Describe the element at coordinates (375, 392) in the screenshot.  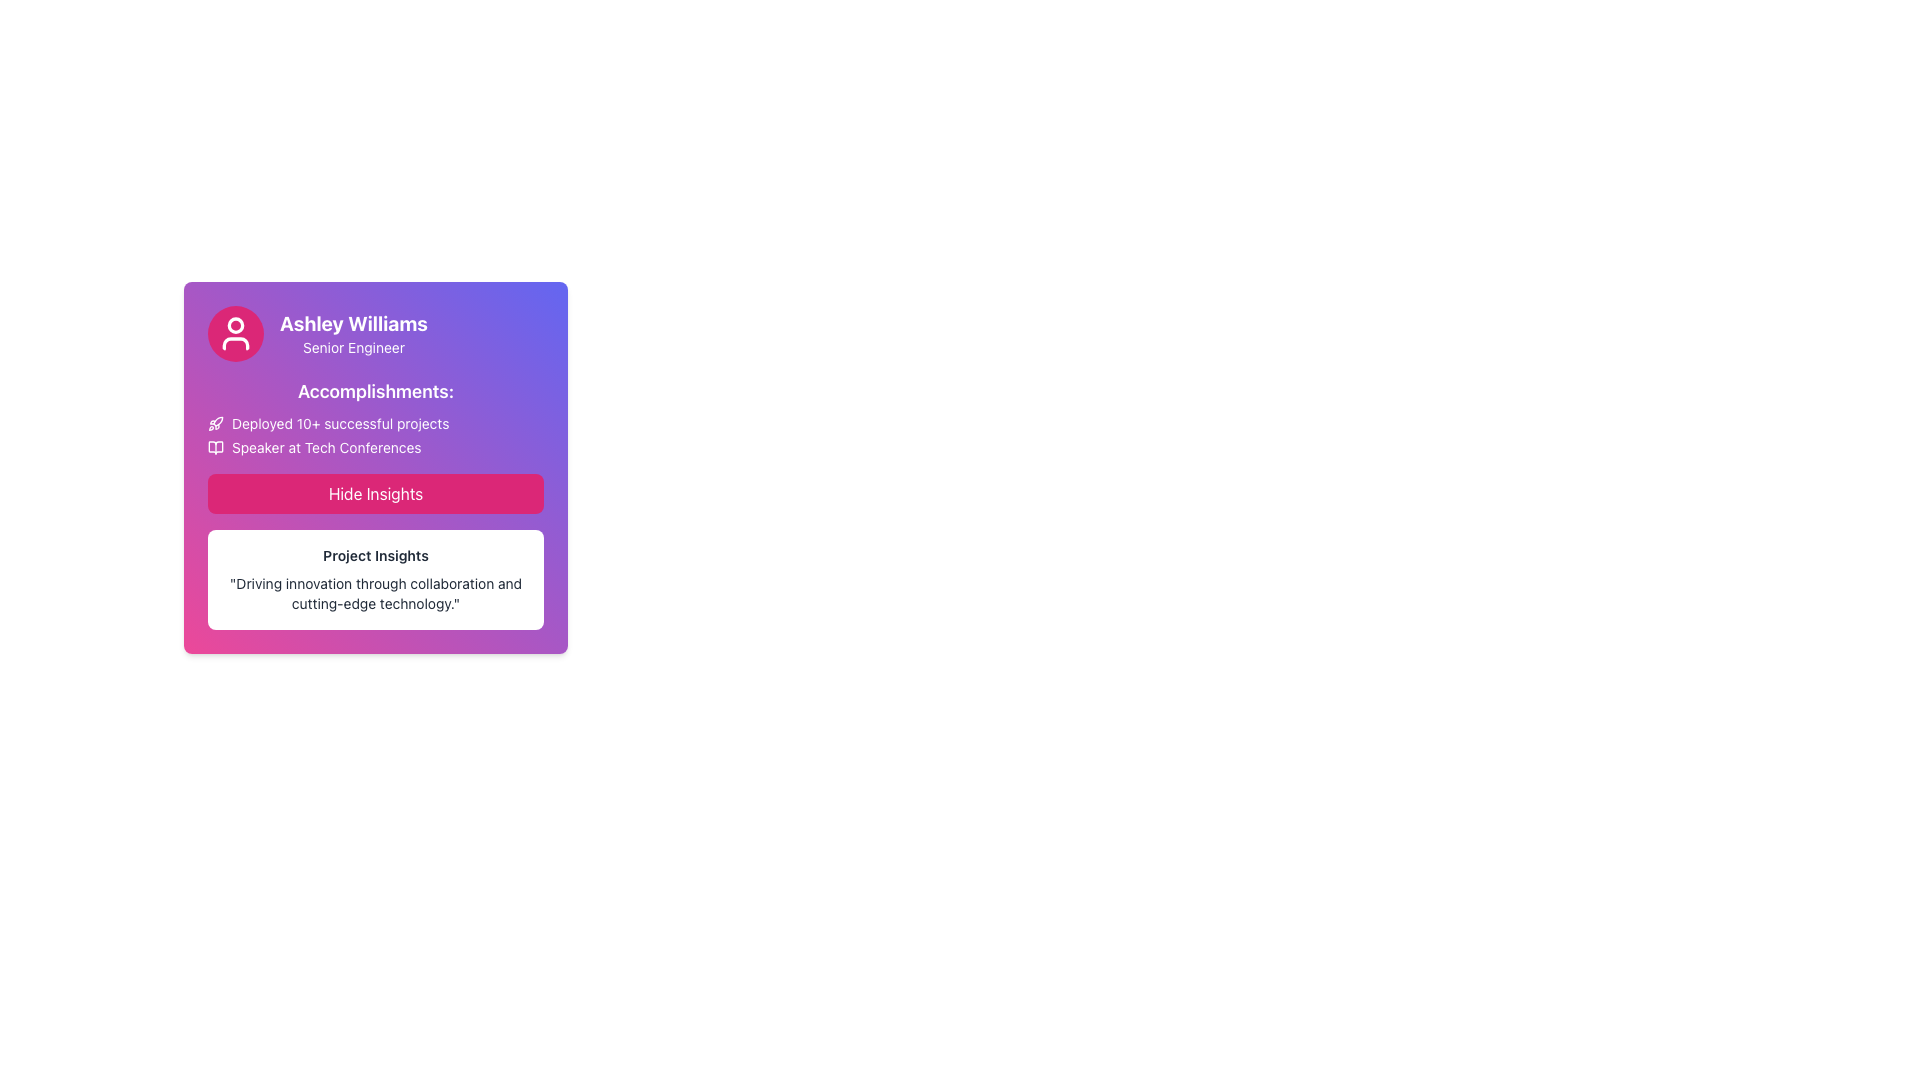
I see `the text label that serves as a section header for the list of accomplishments, positioned above the achievements within the content card` at that location.